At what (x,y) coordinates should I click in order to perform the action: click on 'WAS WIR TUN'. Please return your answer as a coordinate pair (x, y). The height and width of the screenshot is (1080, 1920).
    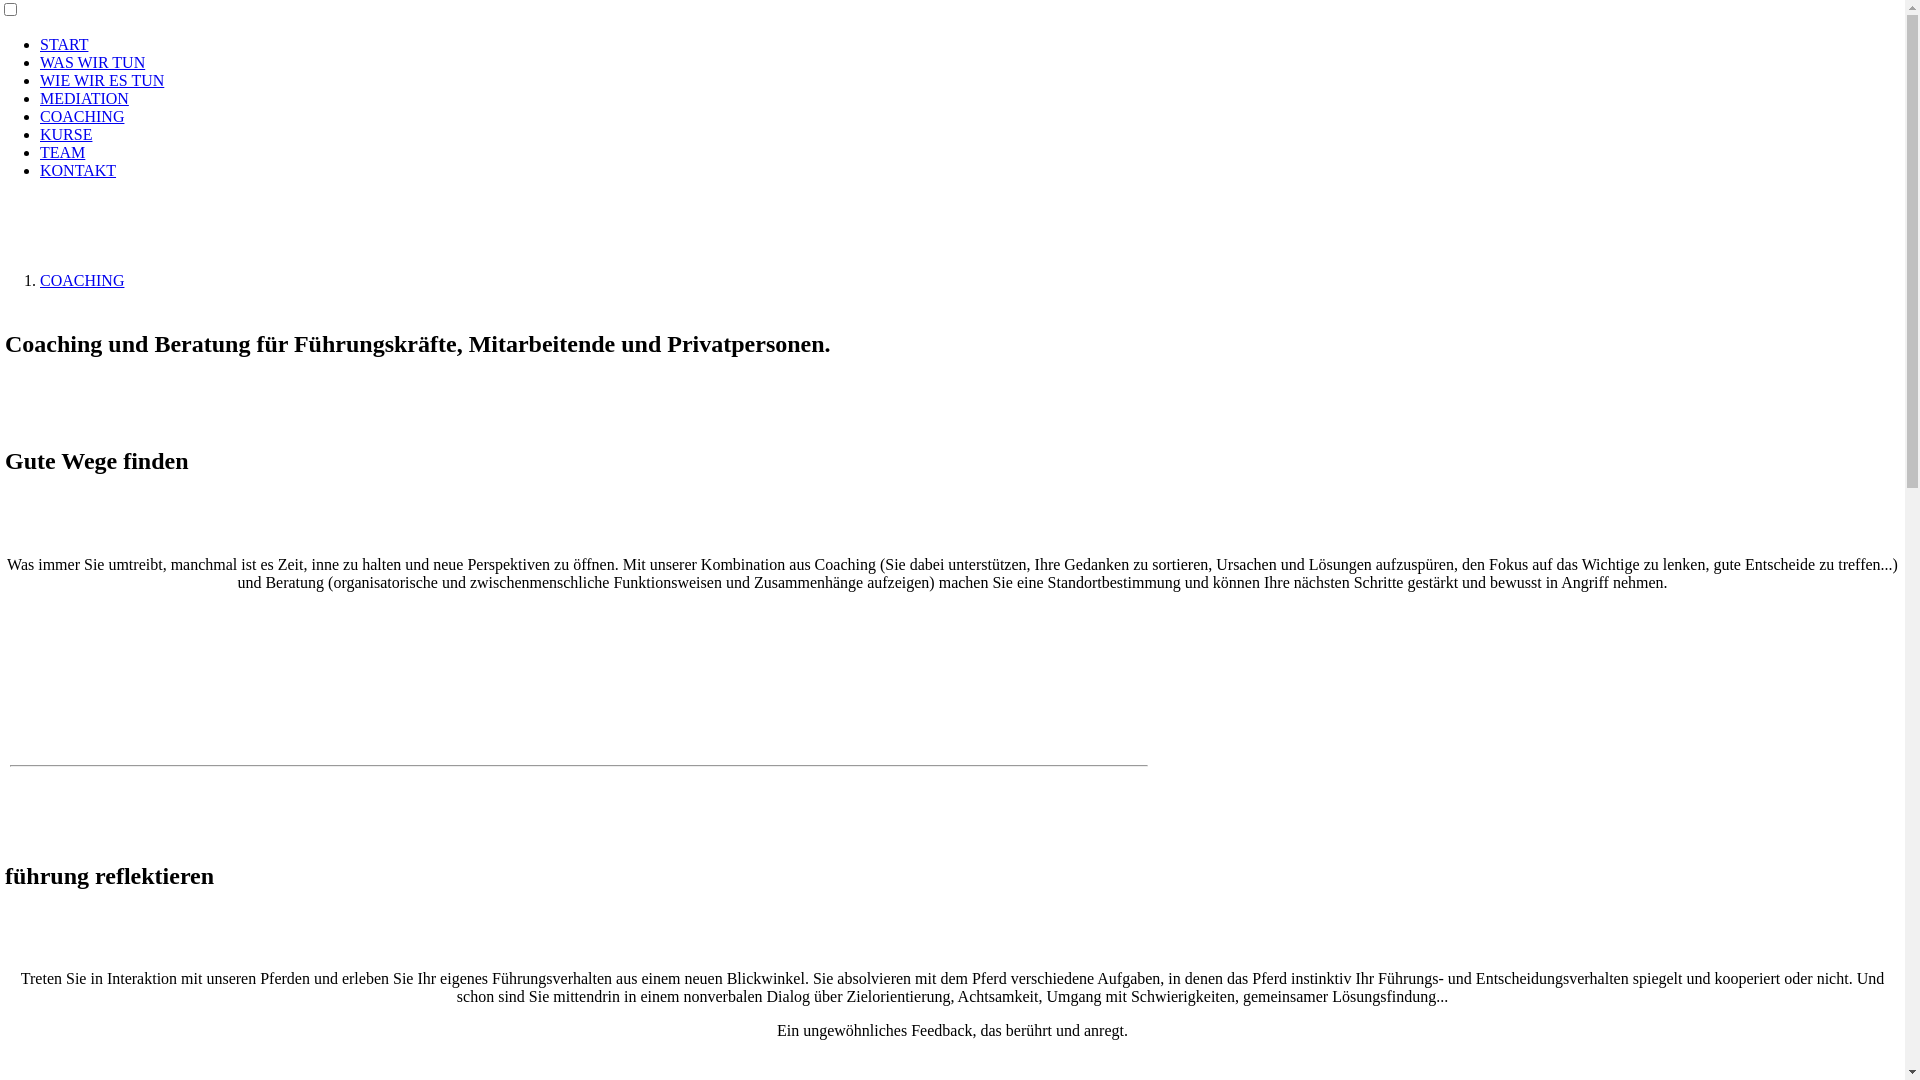
    Looking at the image, I should click on (39, 61).